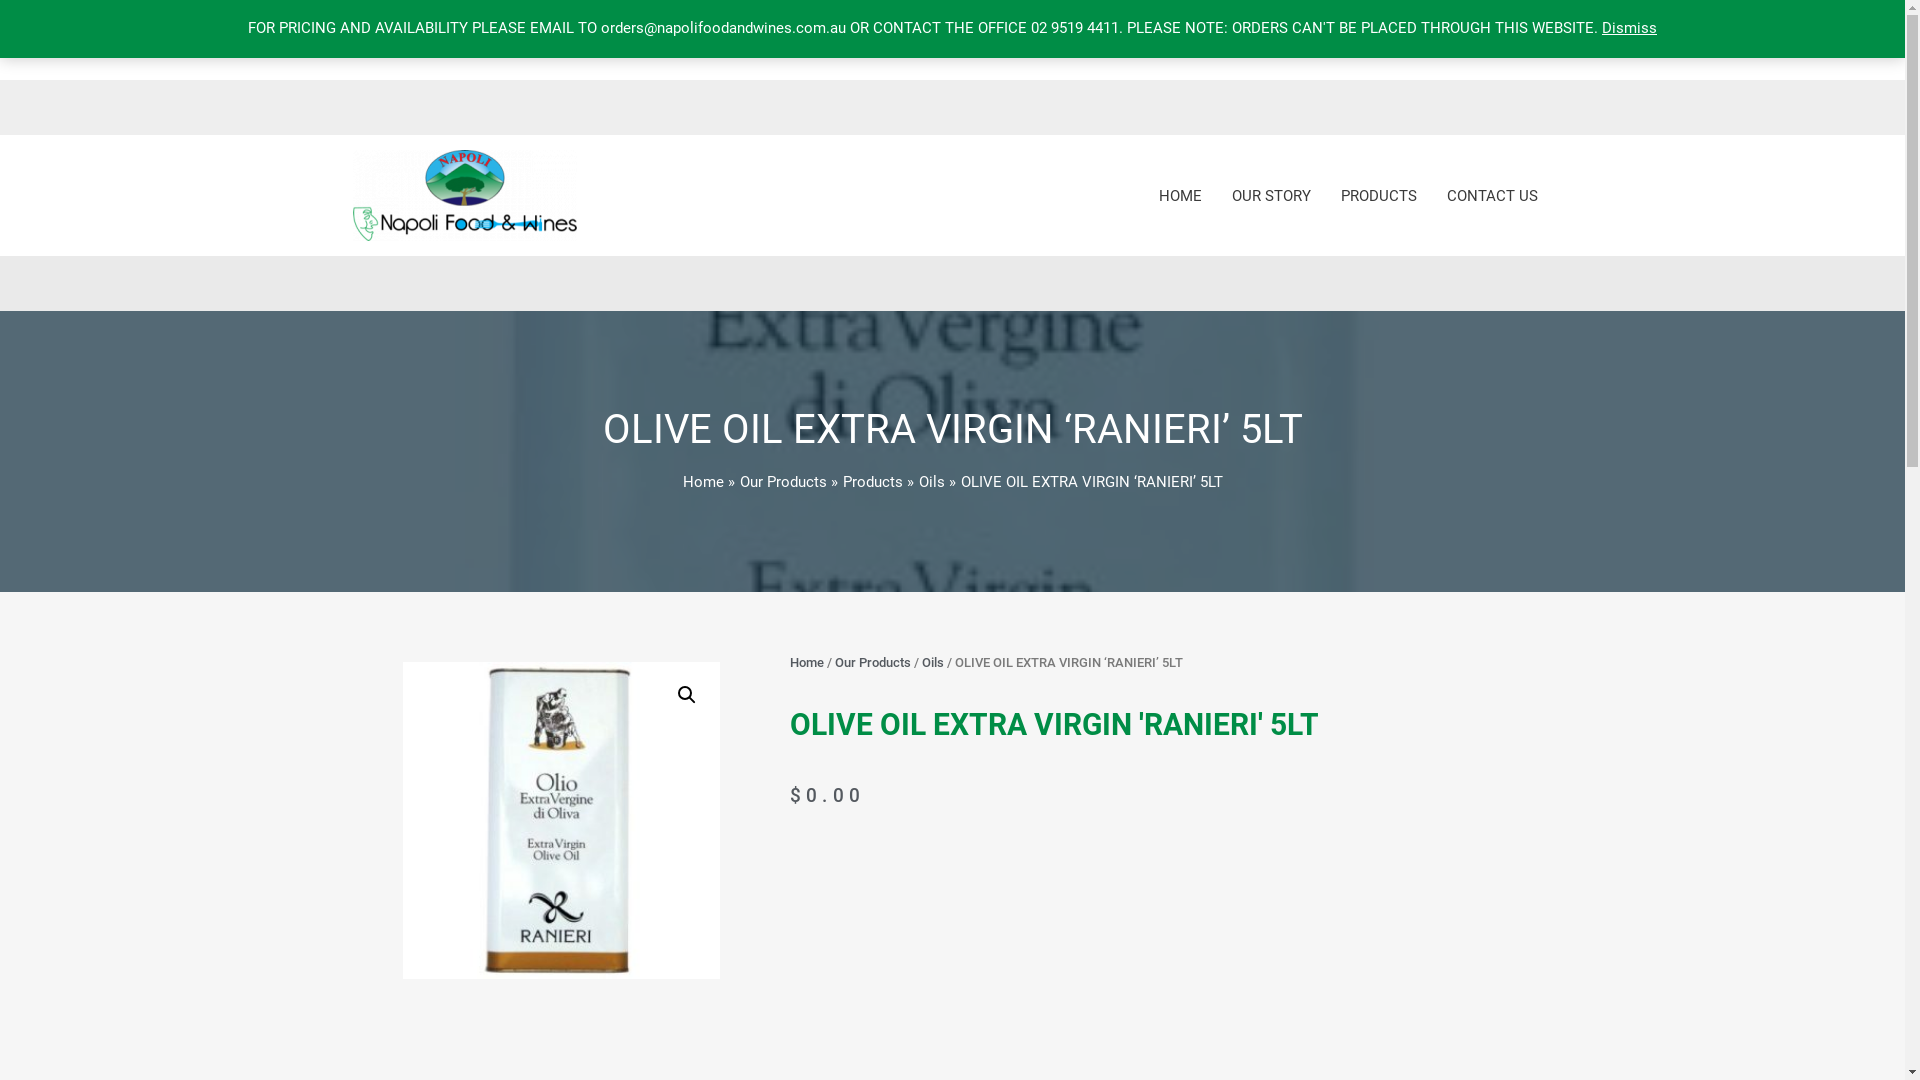 This screenshot has width=1920, height=1080. What do you see at coordinates (1377, 195) in the screenshot?
I see `'PRODUCTS'` at bounding box center [1377, 195].